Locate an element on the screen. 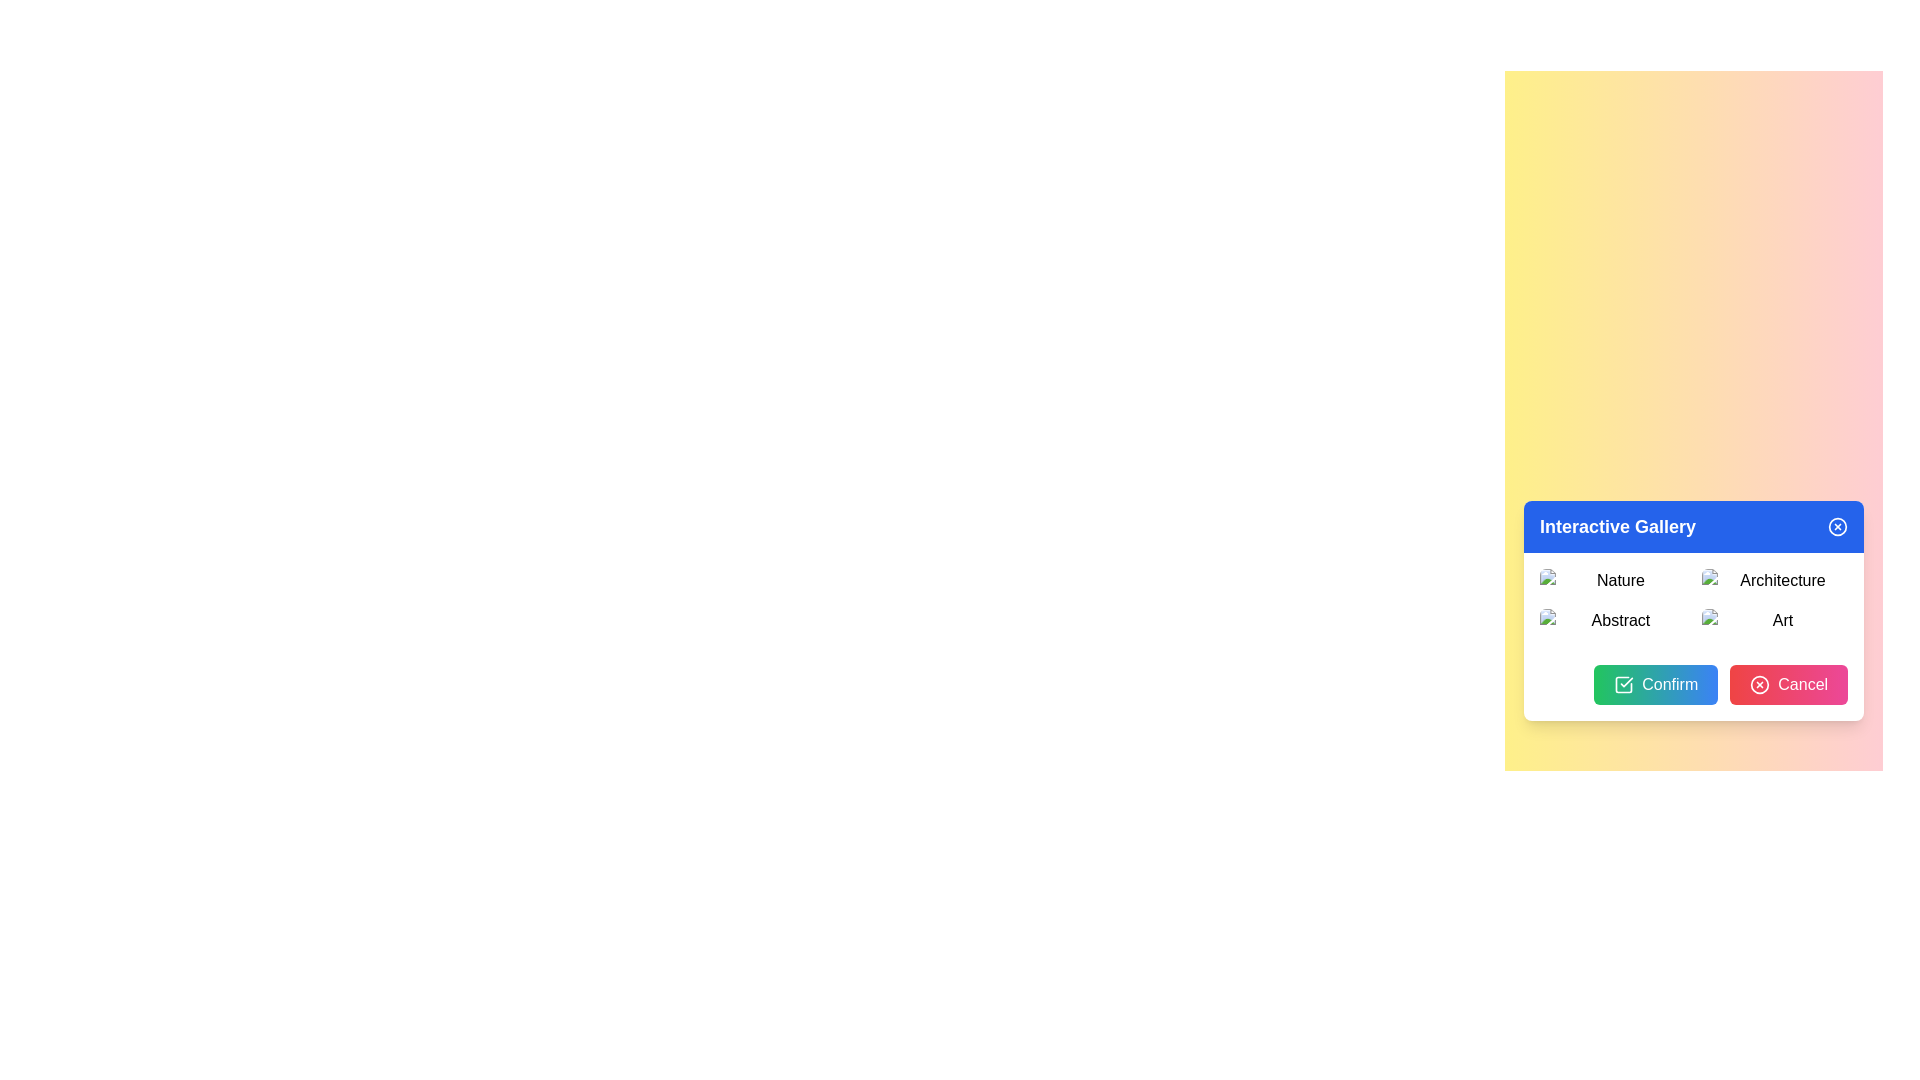 Image resolution: width=1920 pixels, height=1080 pixels. the 'Abstract' option in the Interactive Gallery modal dialog, which is displayed in a two-by-two grid layout with image placeholders is located at coordinates (1693, 609).